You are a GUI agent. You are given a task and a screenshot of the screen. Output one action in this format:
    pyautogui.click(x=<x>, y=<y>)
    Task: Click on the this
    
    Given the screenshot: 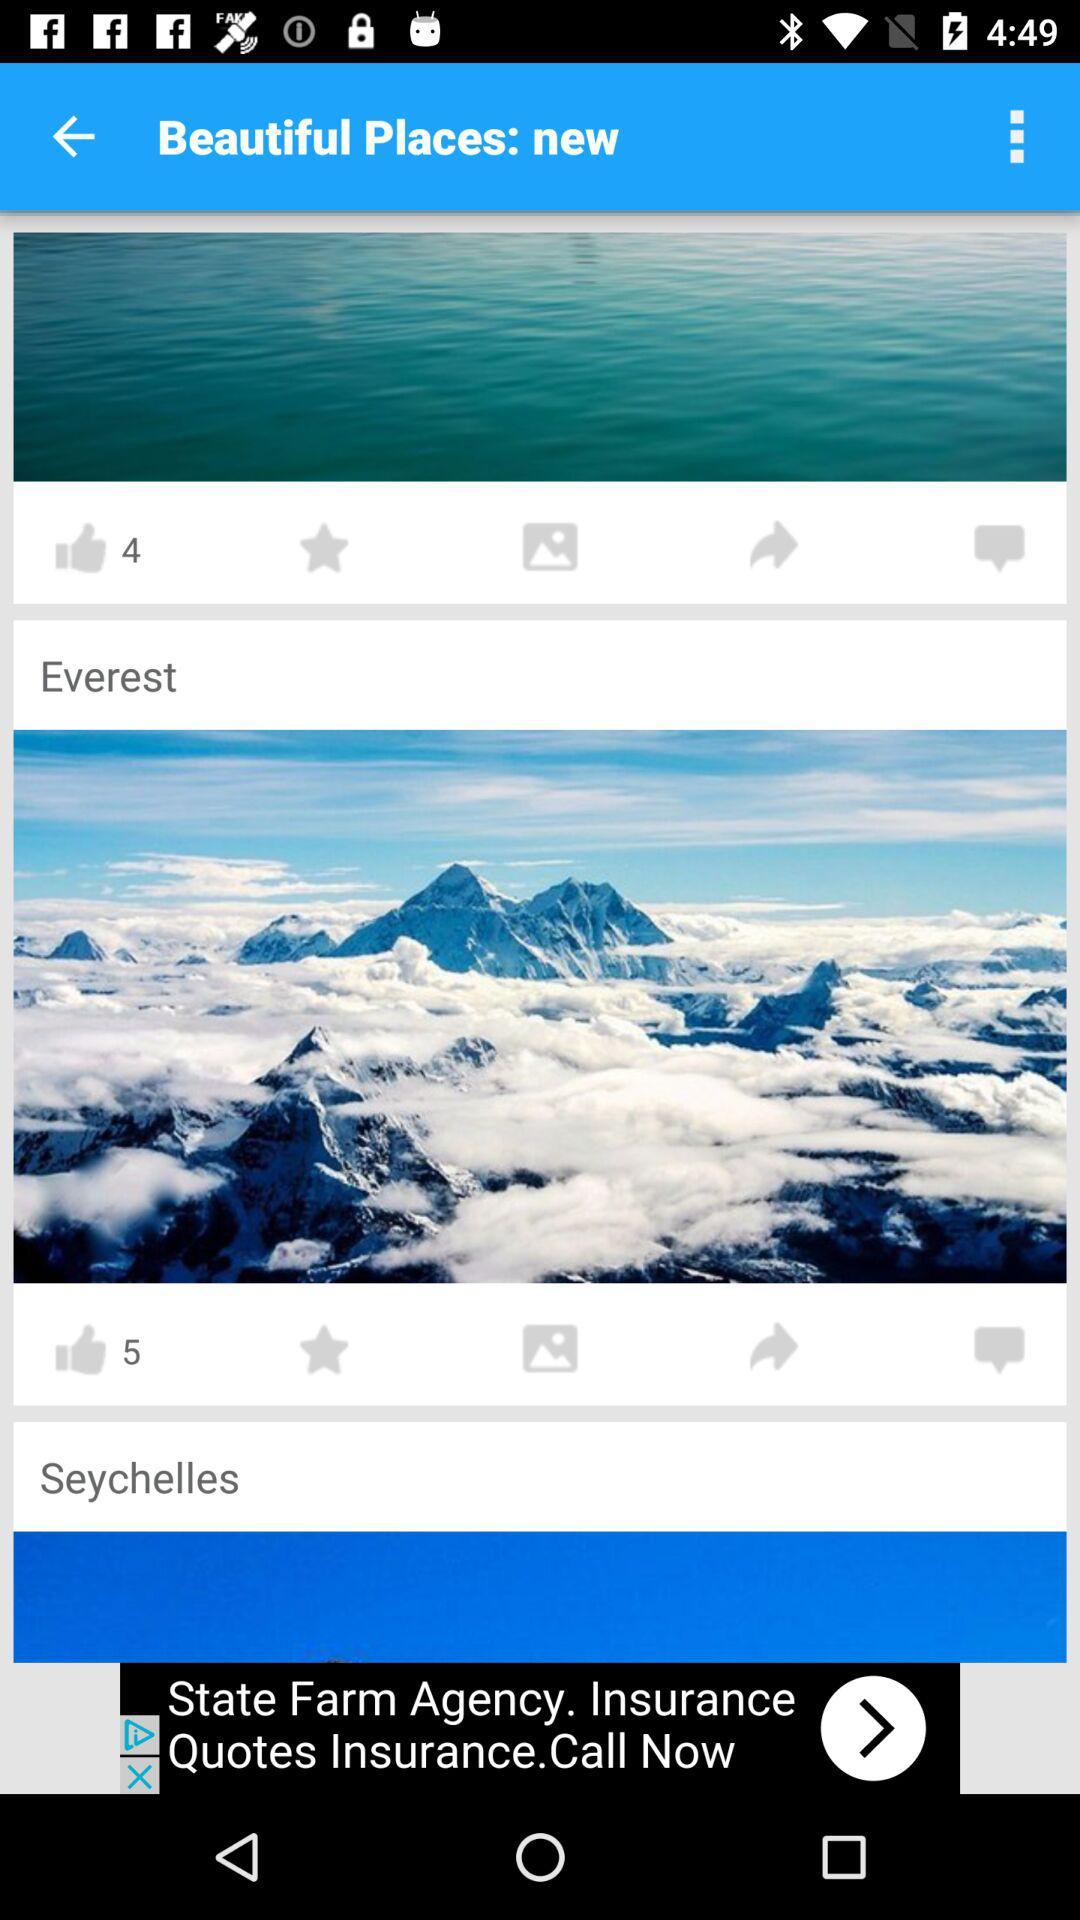 What is the action you would take?
    pyautogui.click(x=324, y=1349)
    